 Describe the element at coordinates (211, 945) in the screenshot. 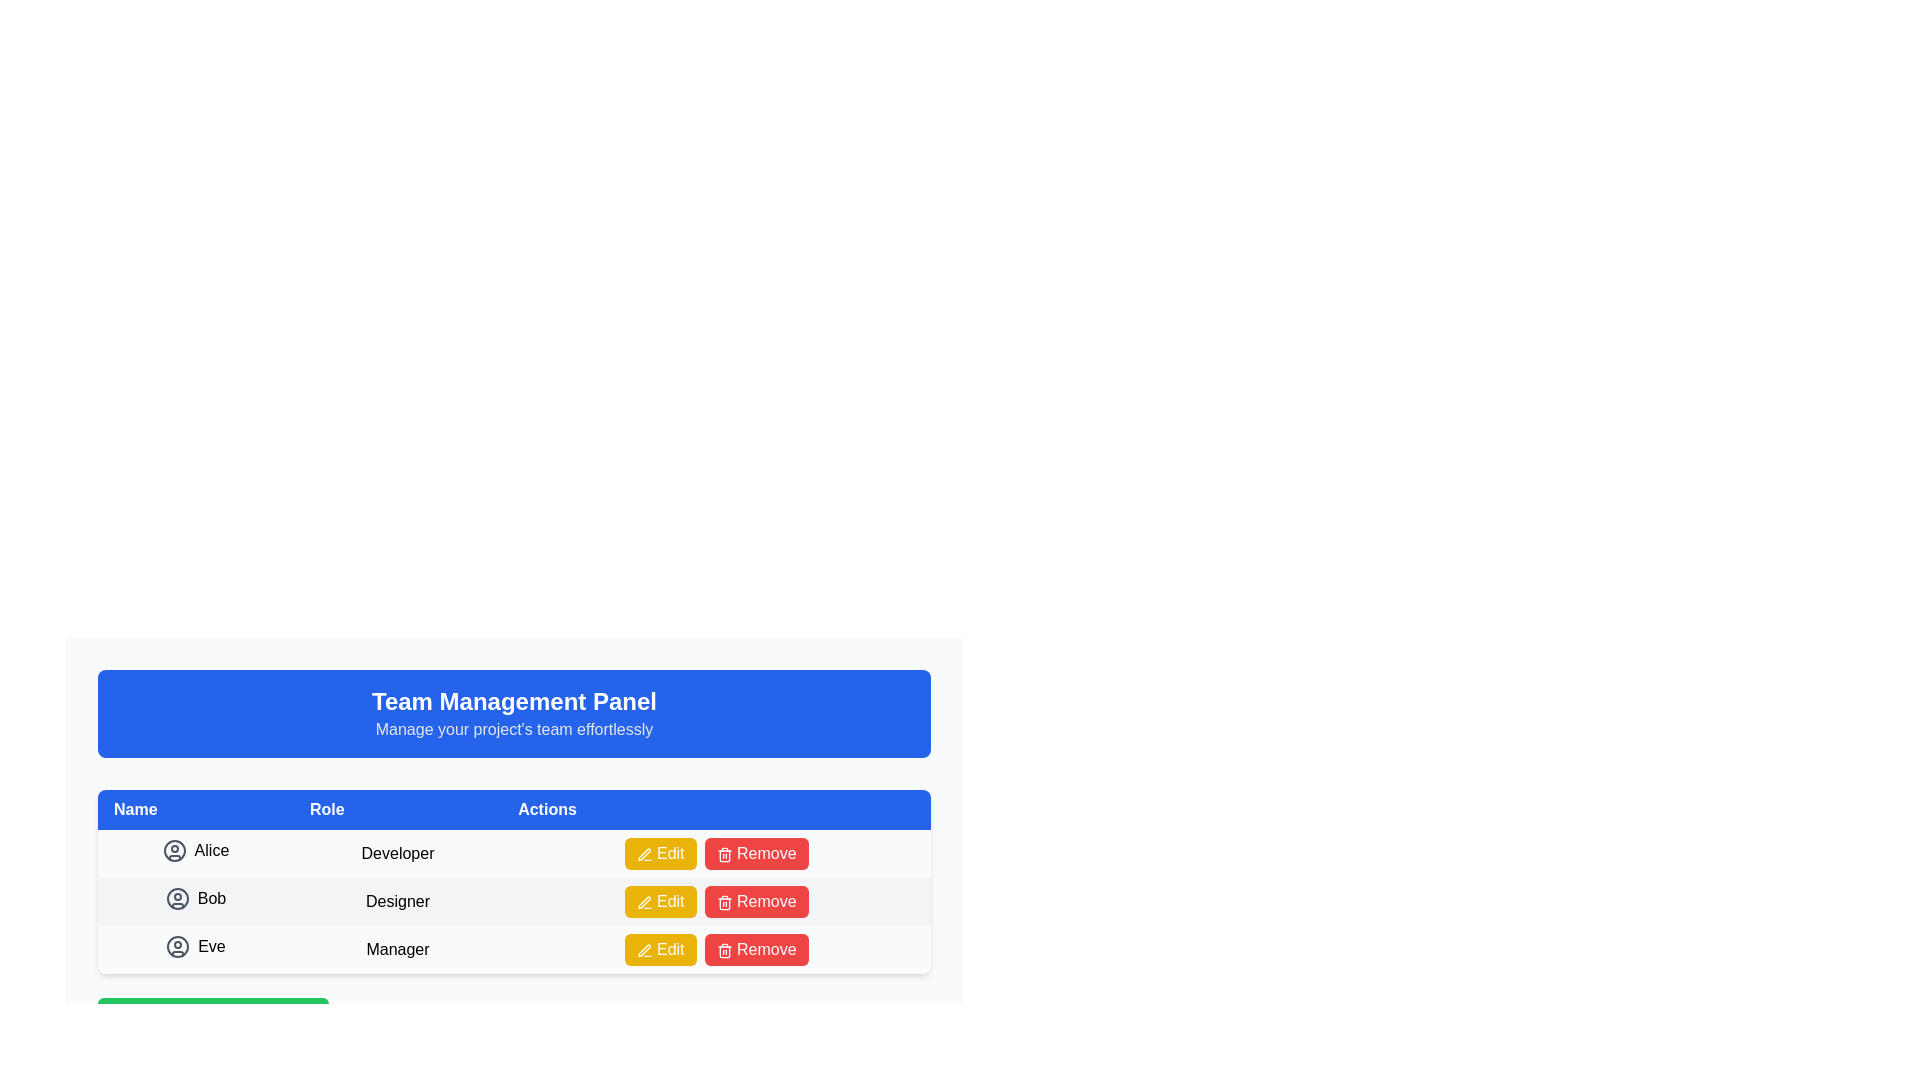

I see `the static text label displaying 'Eve' in the 'Name' column of the team members table` at that location.